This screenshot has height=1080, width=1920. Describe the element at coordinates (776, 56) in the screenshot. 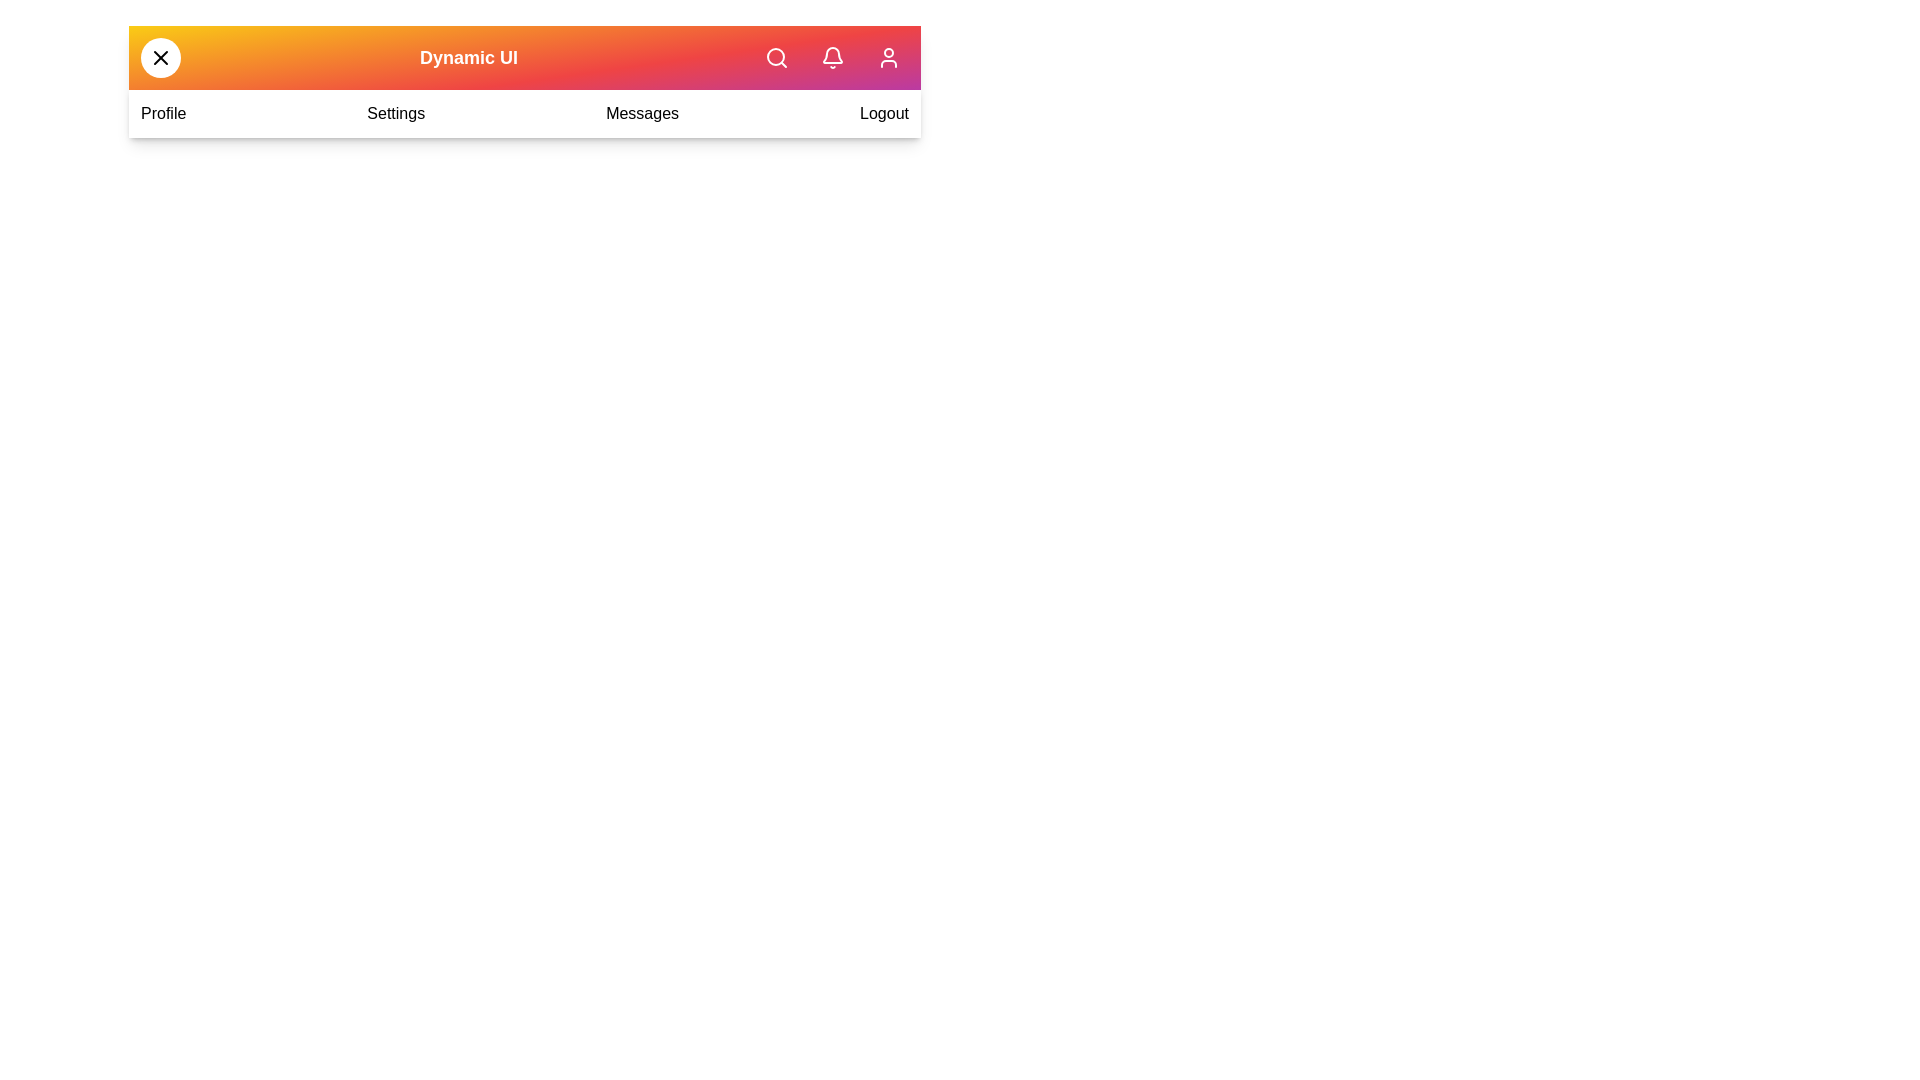

I see `the search button in the navigation bar` at that location.